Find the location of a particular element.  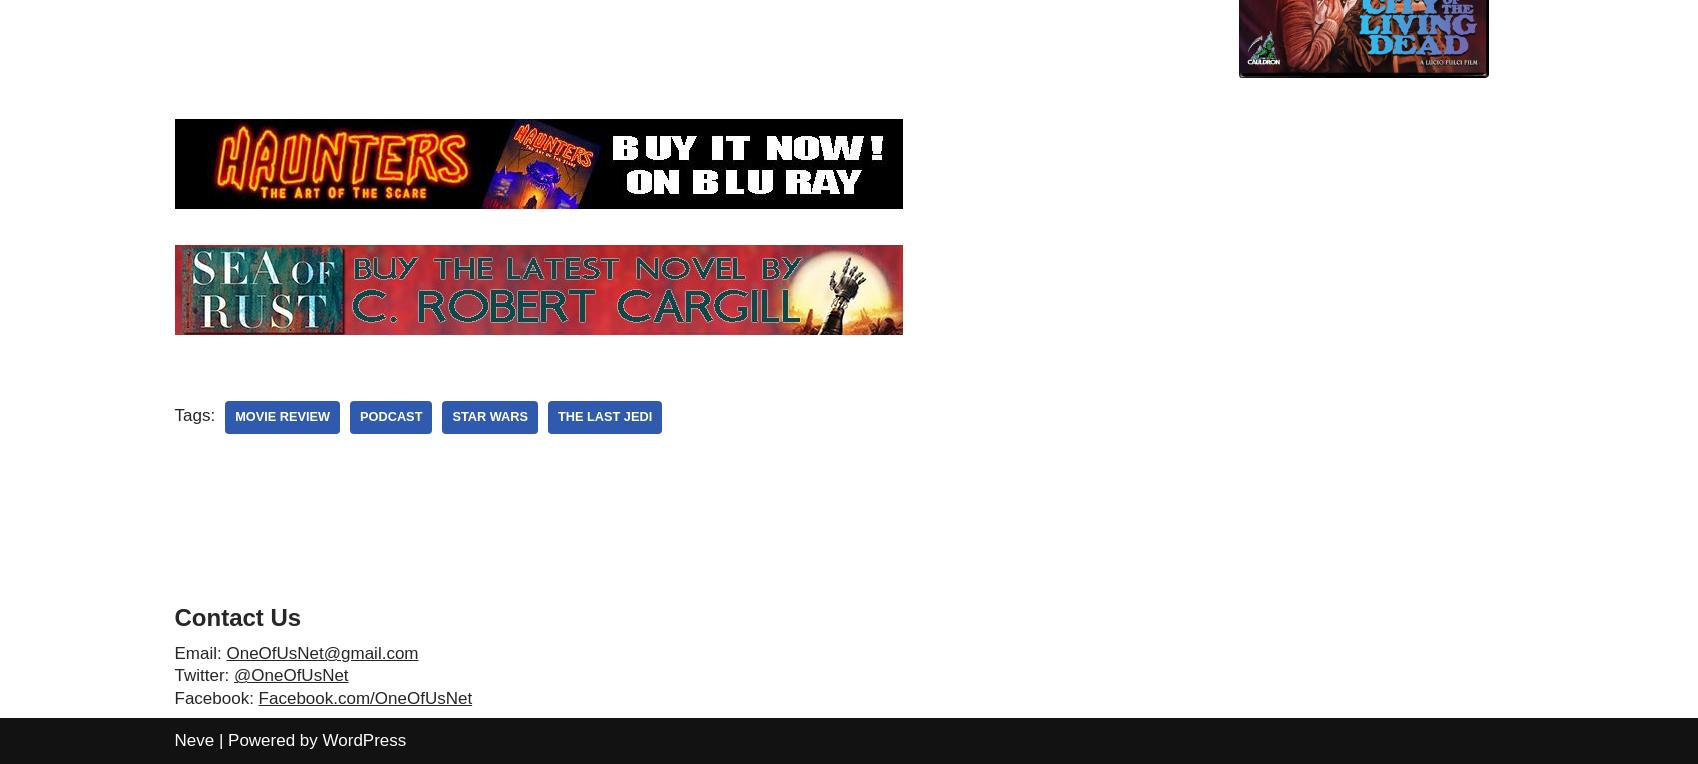

'Tags:' is located at coordinates (194, 414).